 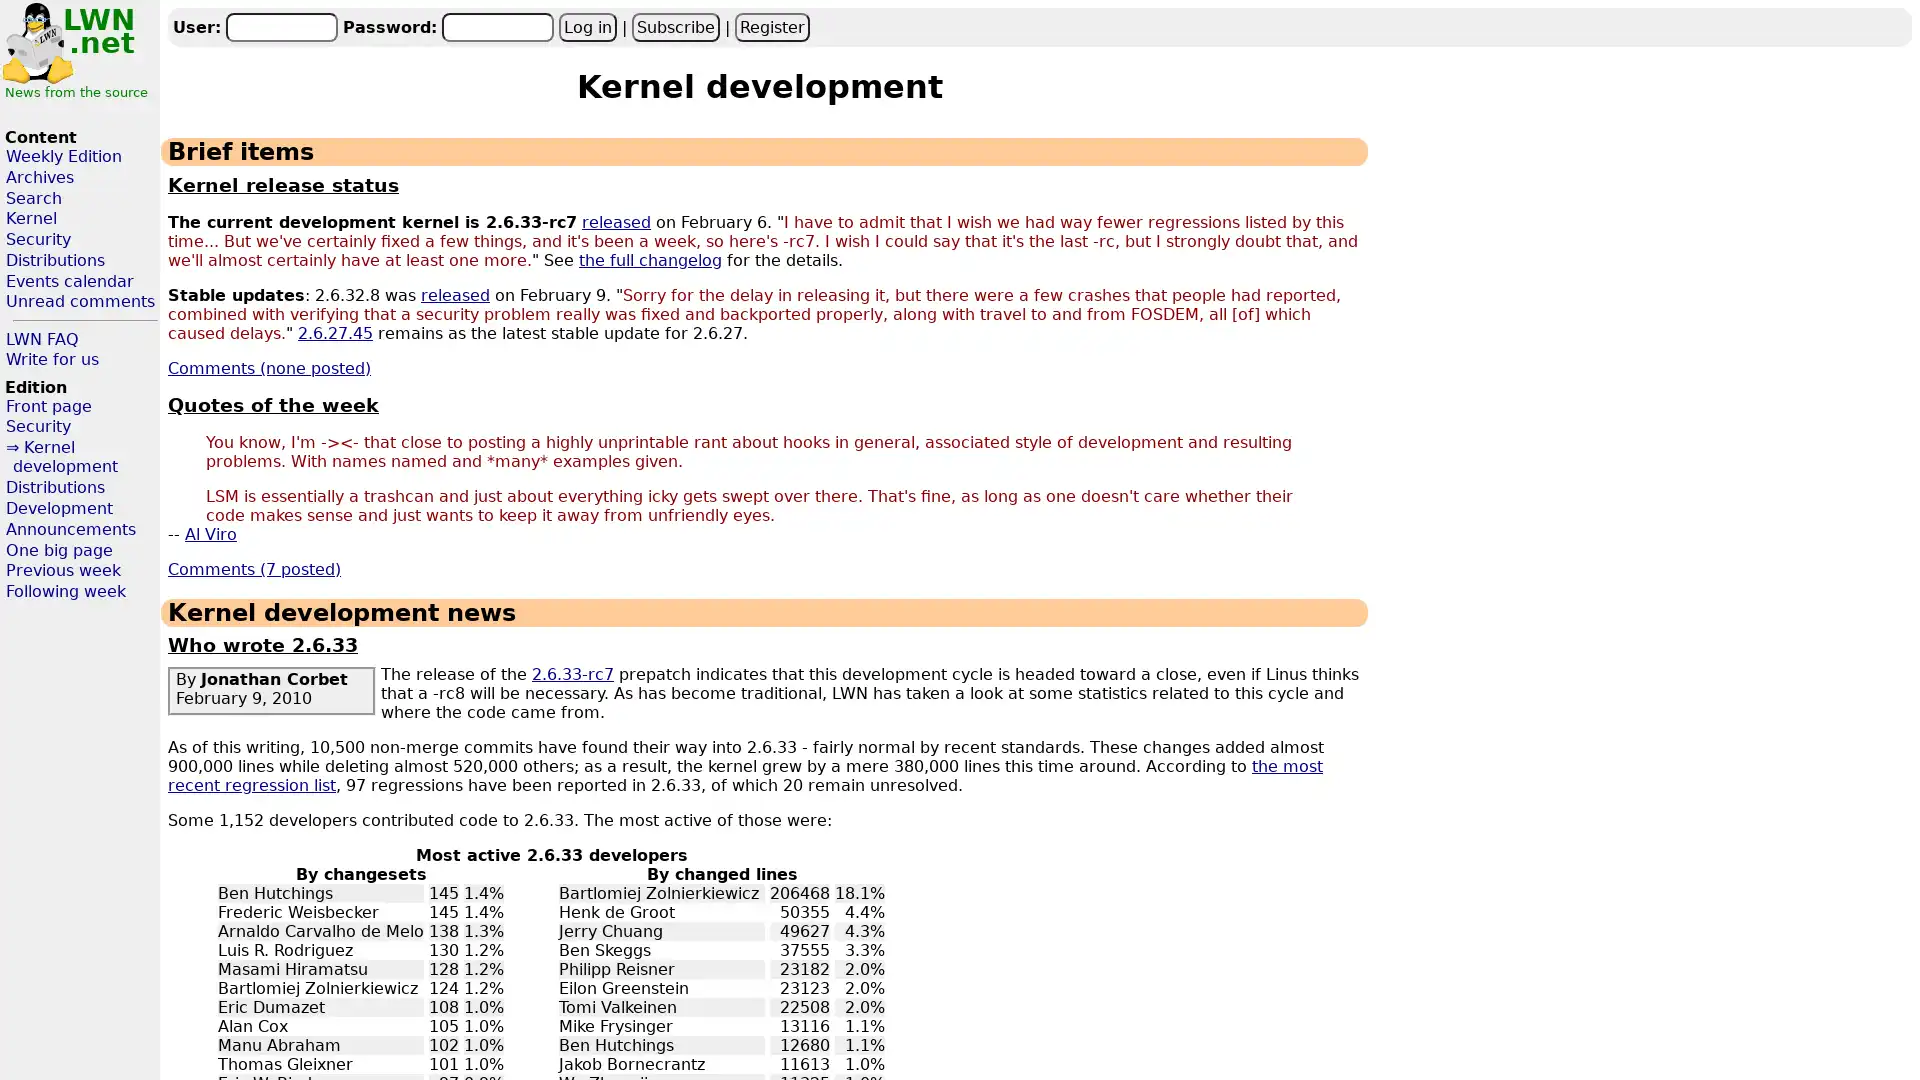 What do you see at coordinates (770, 26) in the screenshot?
I see `Register` at bounding box center [770, 26].